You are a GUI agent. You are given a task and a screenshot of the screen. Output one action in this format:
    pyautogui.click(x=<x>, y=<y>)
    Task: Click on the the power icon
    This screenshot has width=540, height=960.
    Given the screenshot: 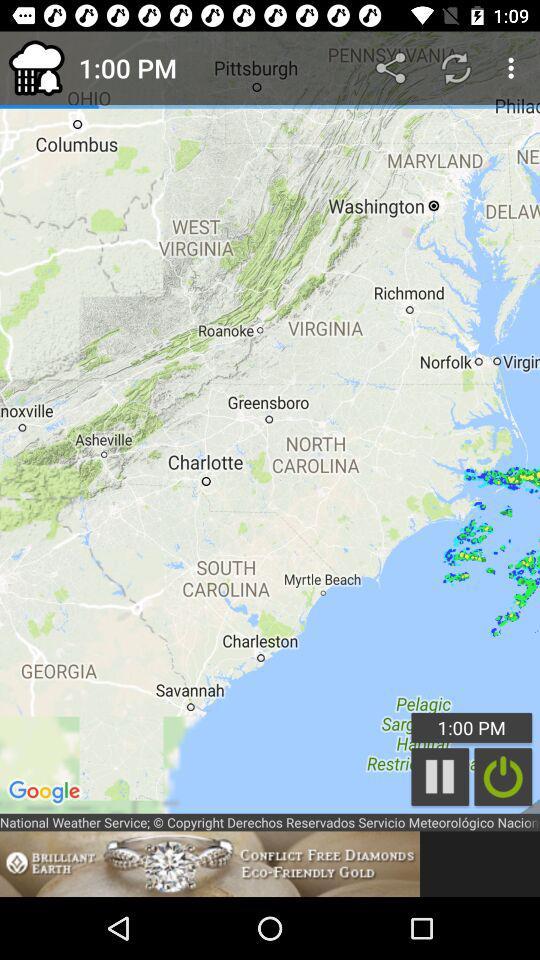 What is the action you would take?
    pyautogui.click(x=502, y=776)
    